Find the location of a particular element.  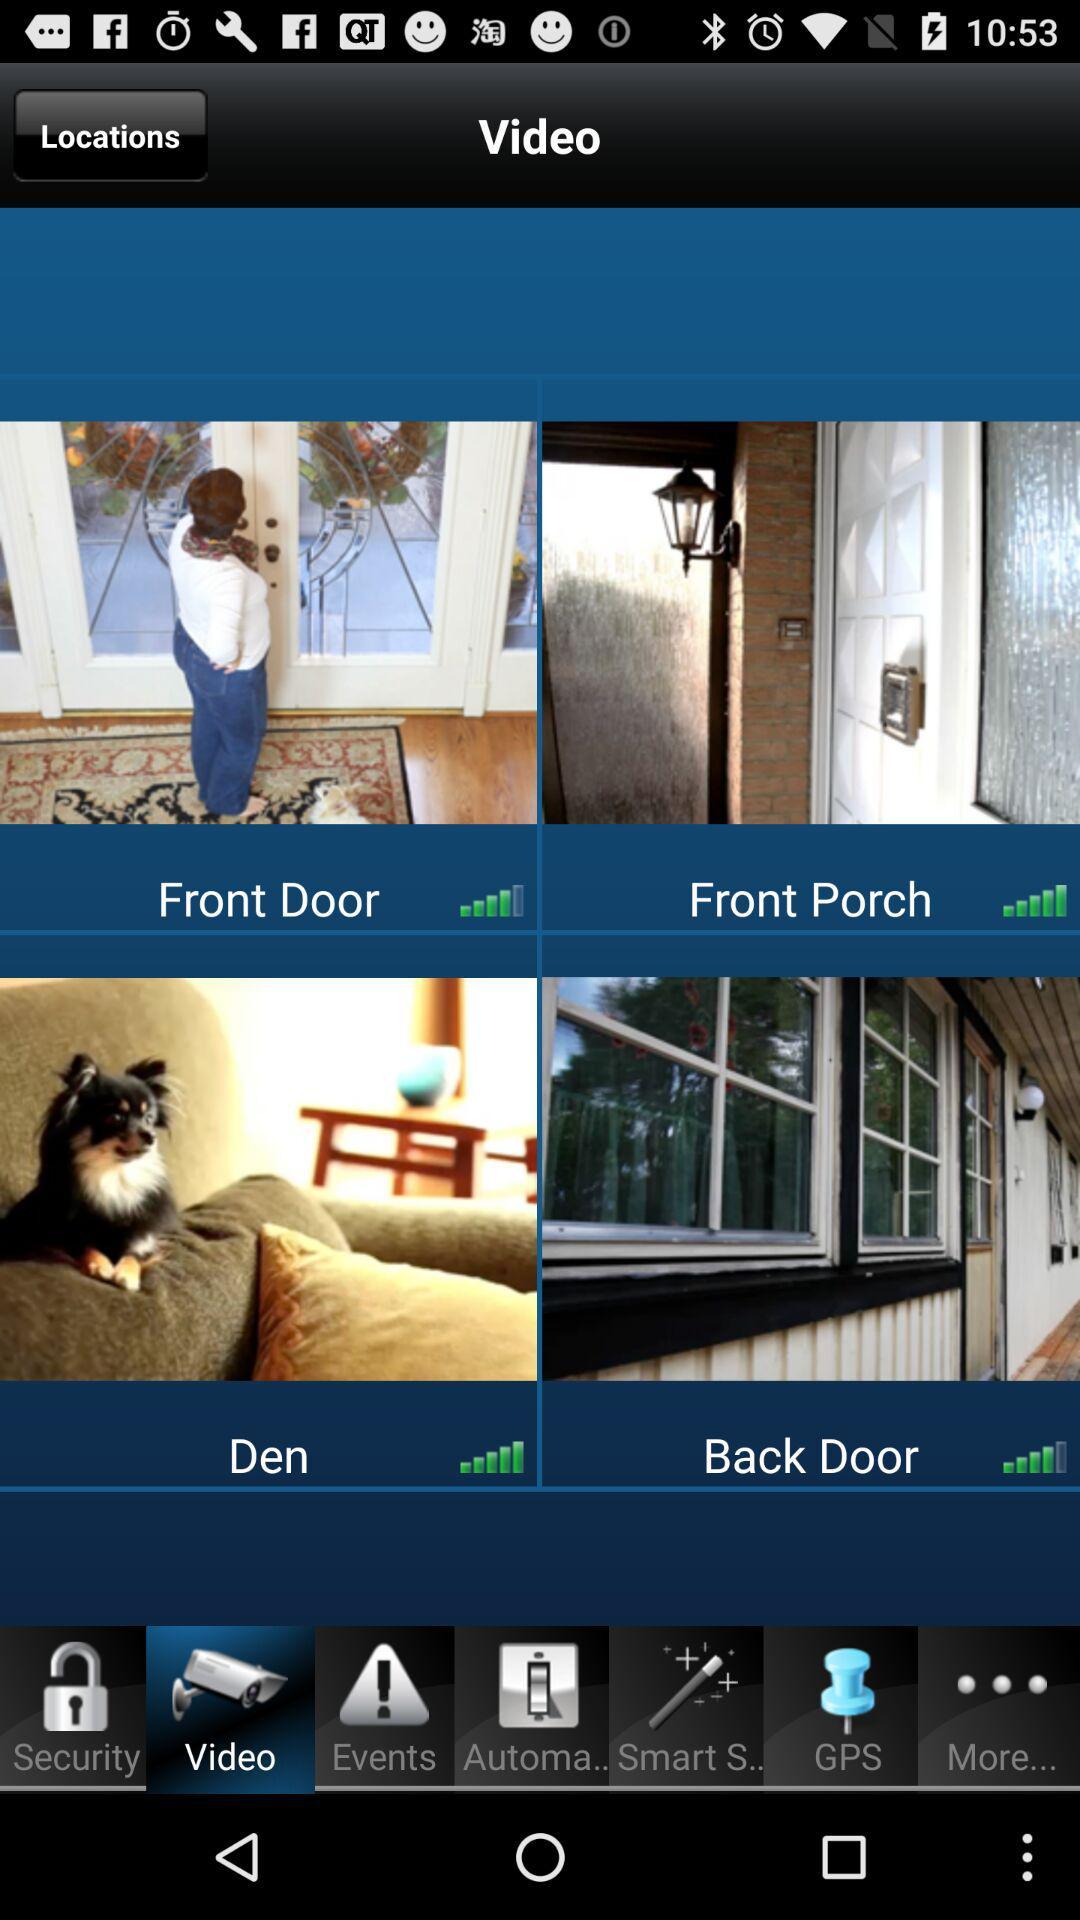

open video option is located at coordinates (811, 621).